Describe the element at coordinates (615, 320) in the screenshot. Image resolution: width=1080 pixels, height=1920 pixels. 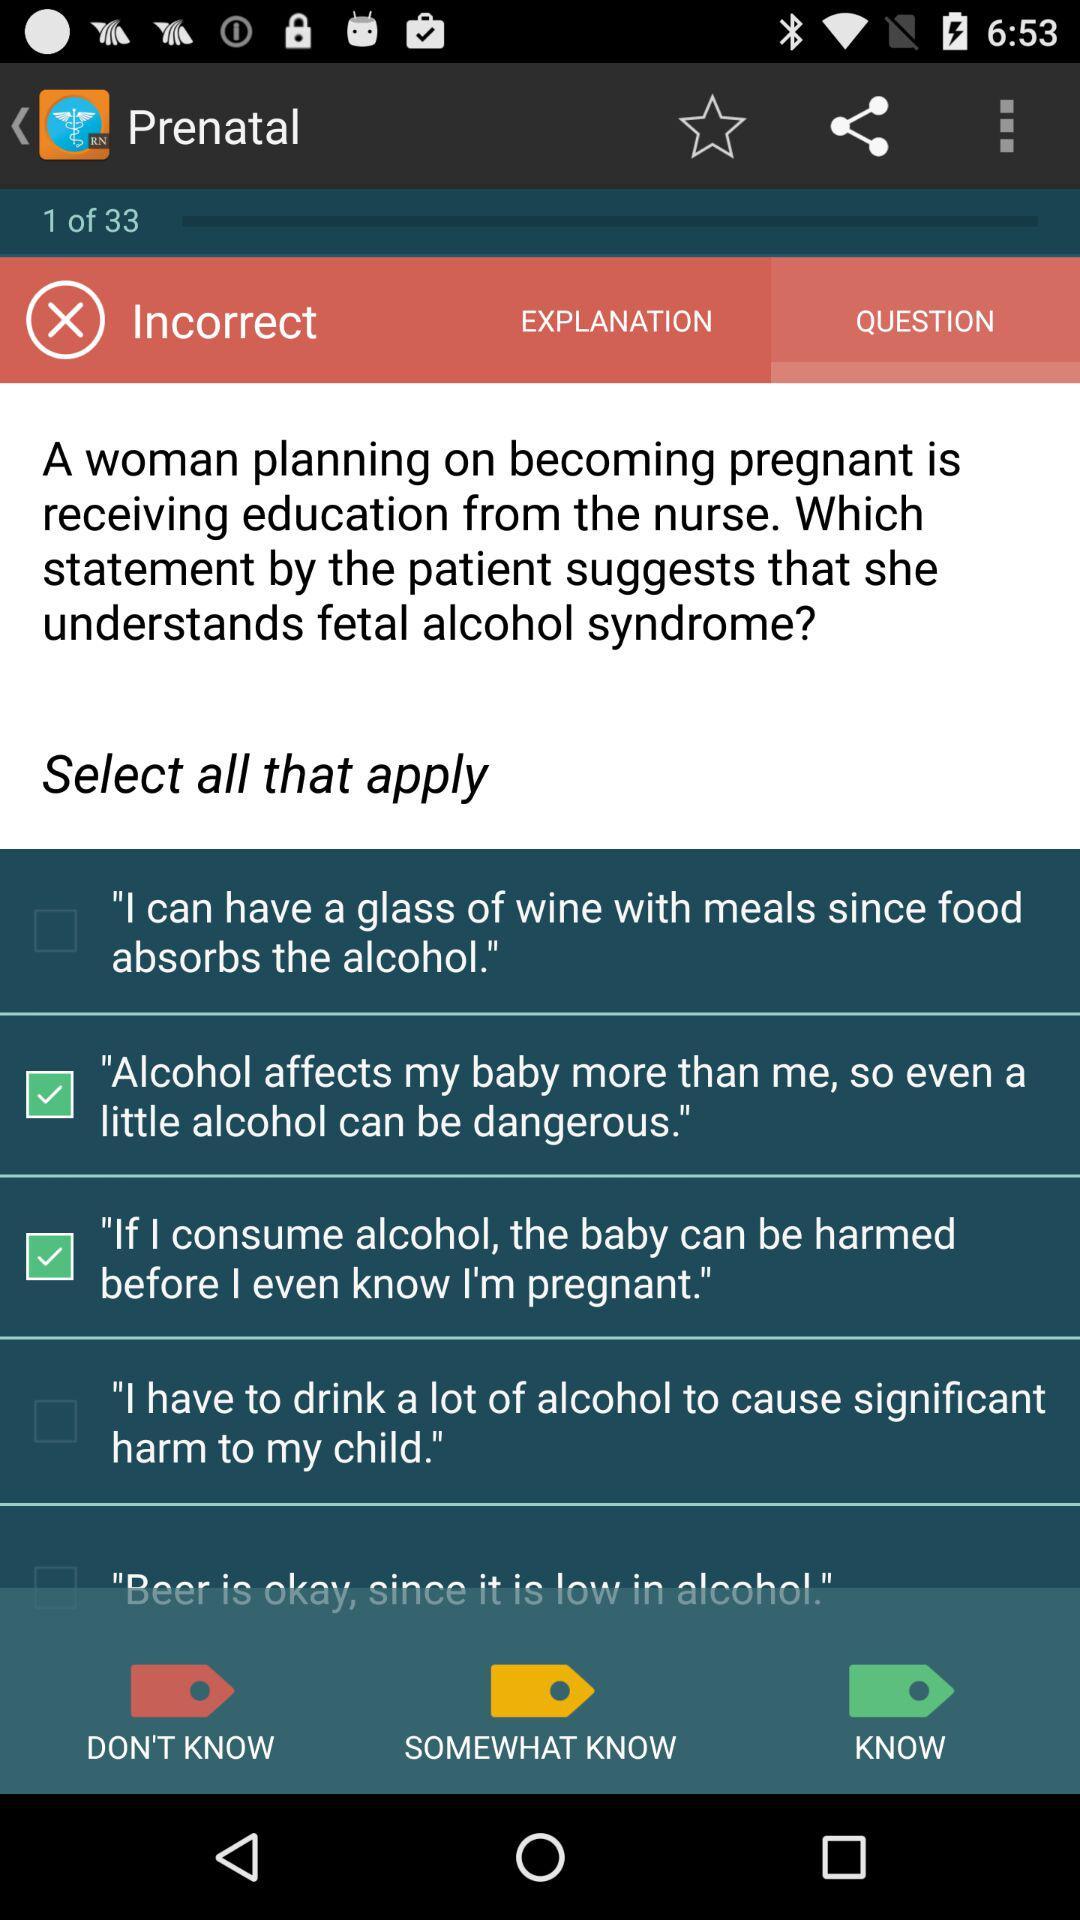
I see `the icon above the a woman planning item` at that location.